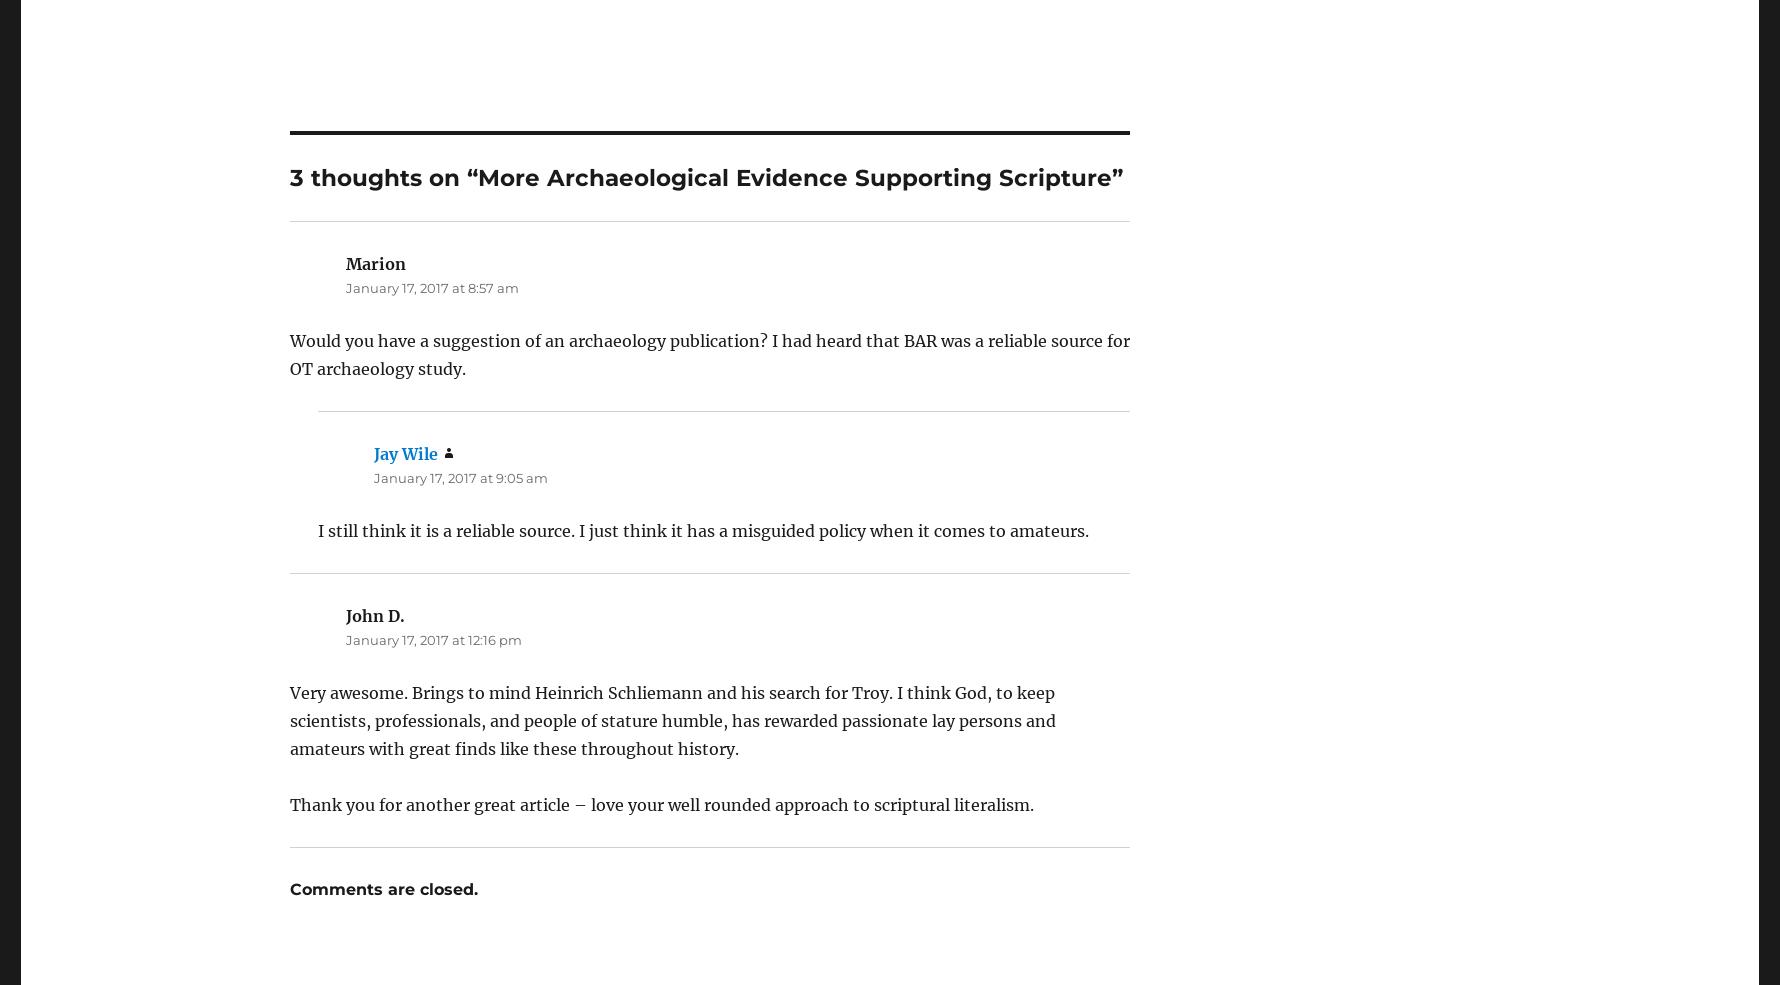  I want to click on 'January 17, 2017 at 8:57 am', so click(431, 231).